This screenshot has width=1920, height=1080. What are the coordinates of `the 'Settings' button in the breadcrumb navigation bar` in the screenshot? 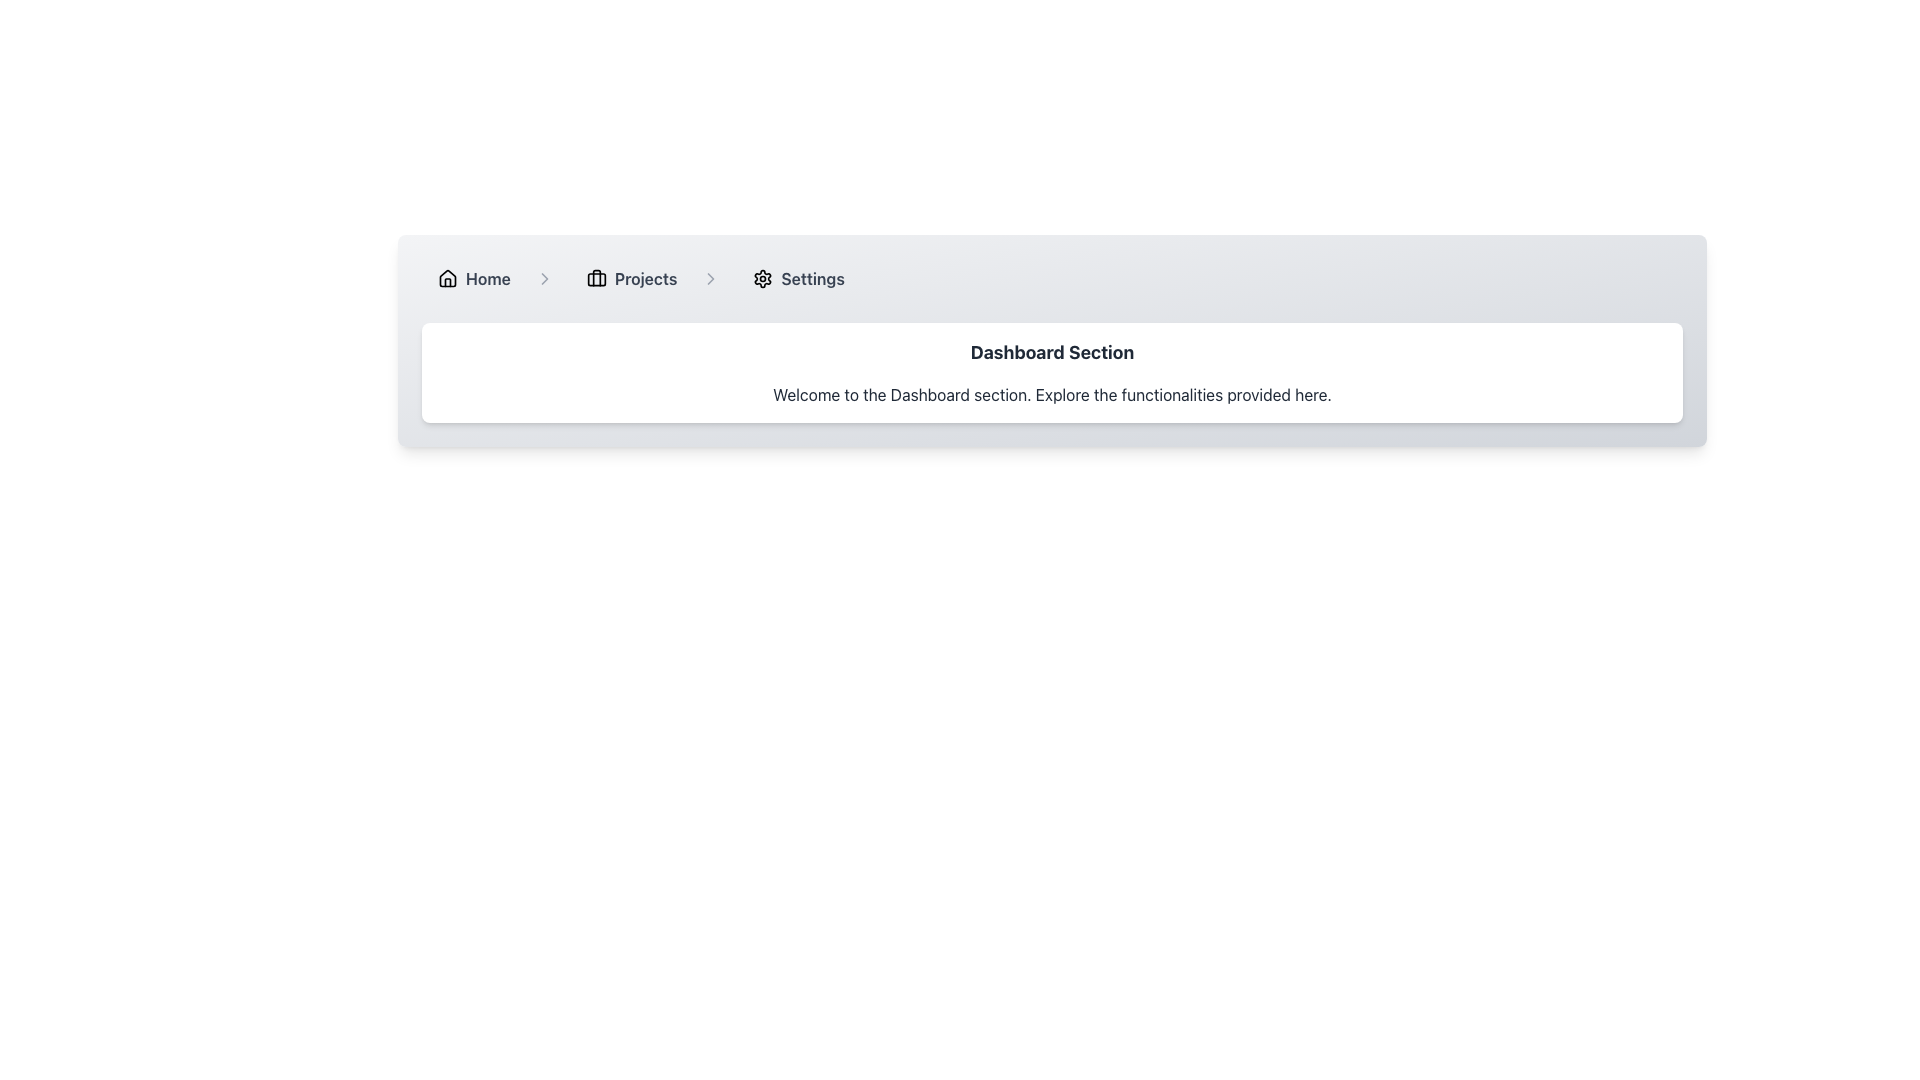 It's located at (798, 278).